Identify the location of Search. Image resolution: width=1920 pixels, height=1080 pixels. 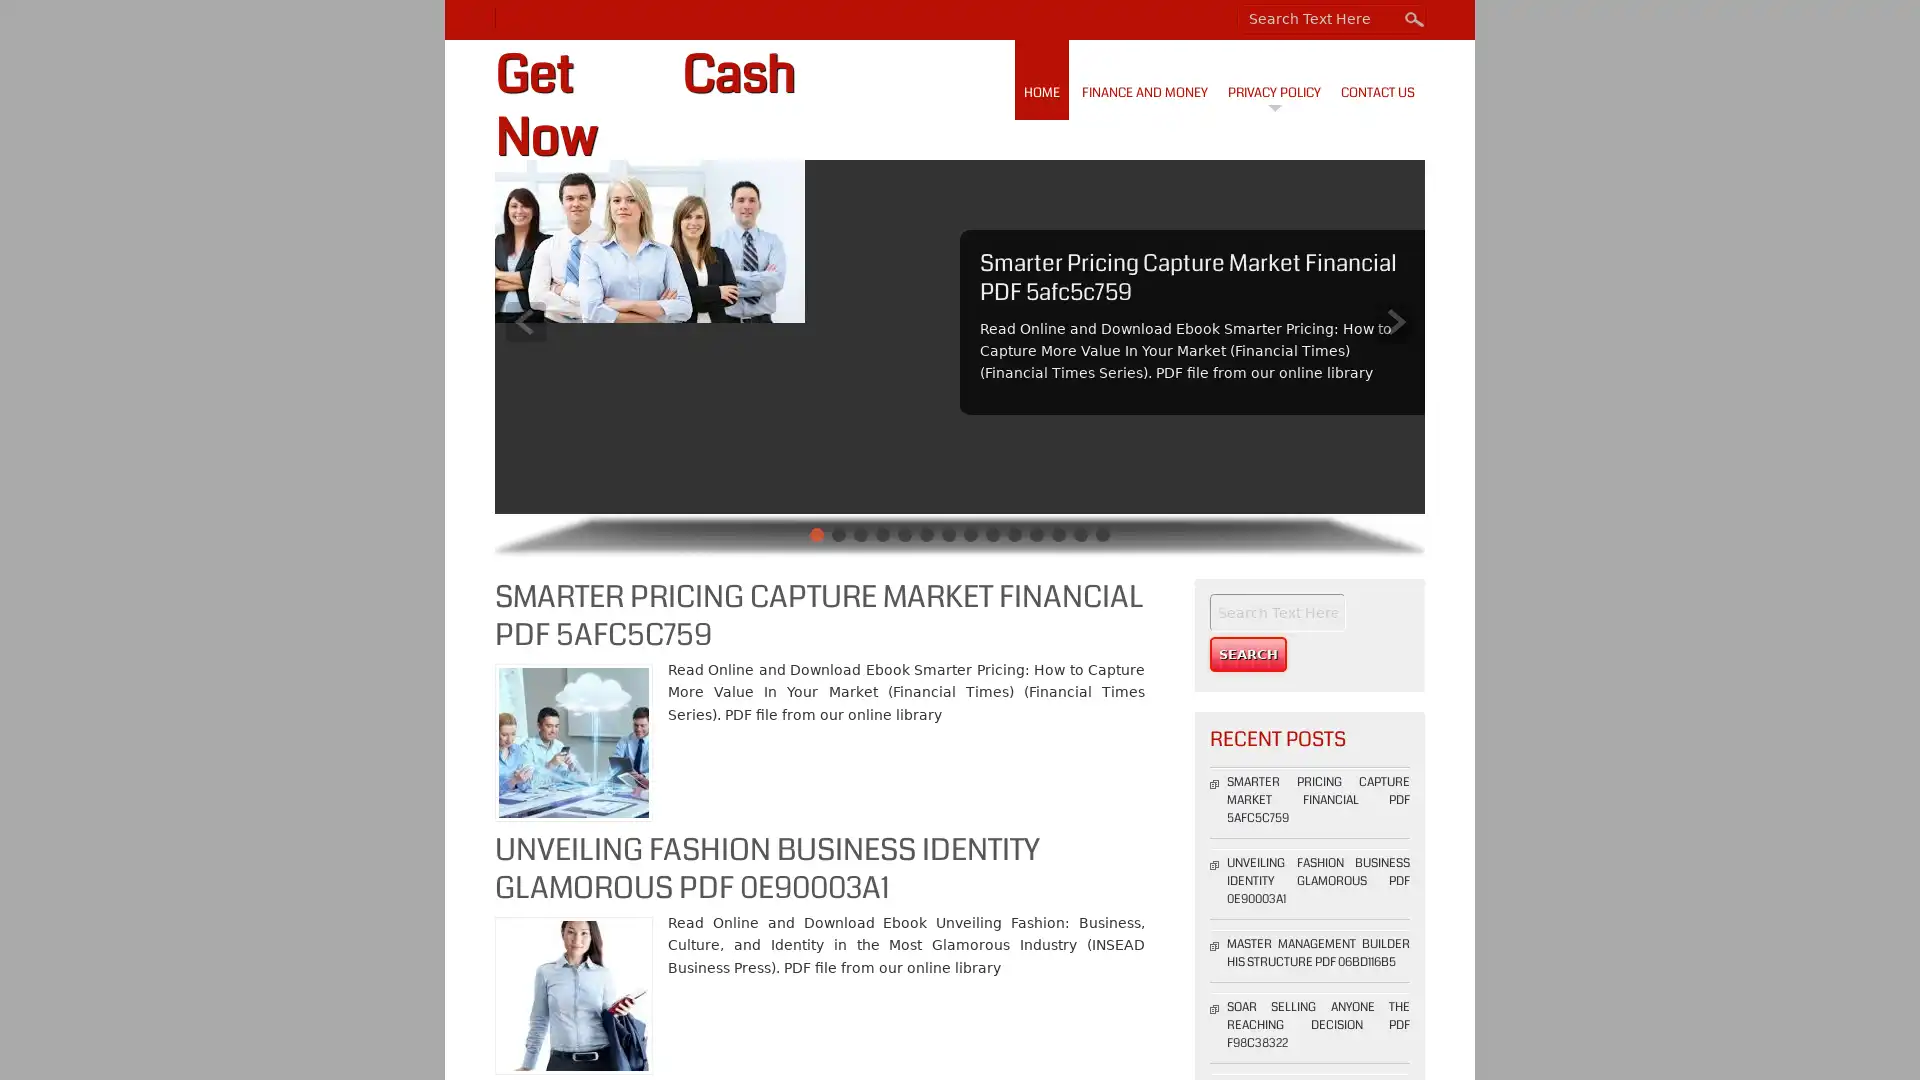
(1247, 654).